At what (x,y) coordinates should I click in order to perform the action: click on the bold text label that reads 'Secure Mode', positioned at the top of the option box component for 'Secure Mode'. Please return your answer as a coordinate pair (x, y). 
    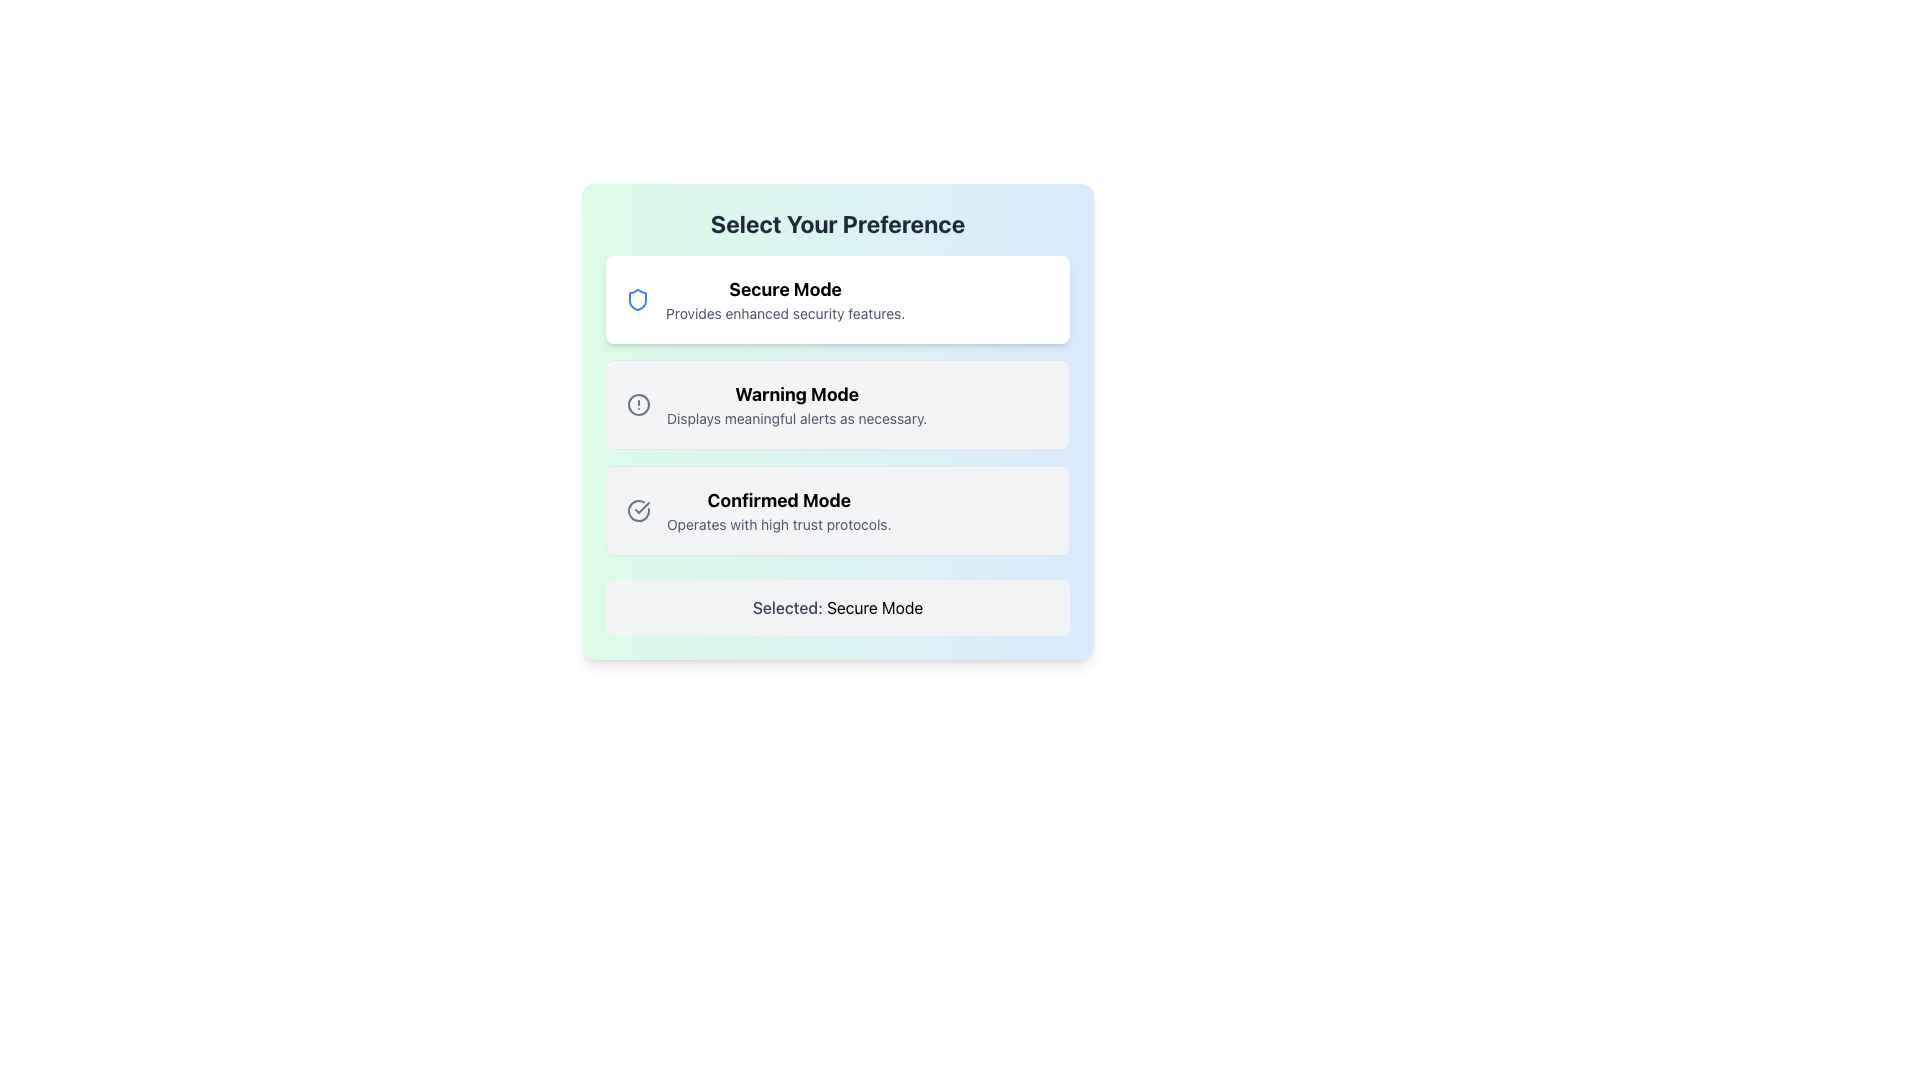
    Looking at the image, I should click on (784, 289).